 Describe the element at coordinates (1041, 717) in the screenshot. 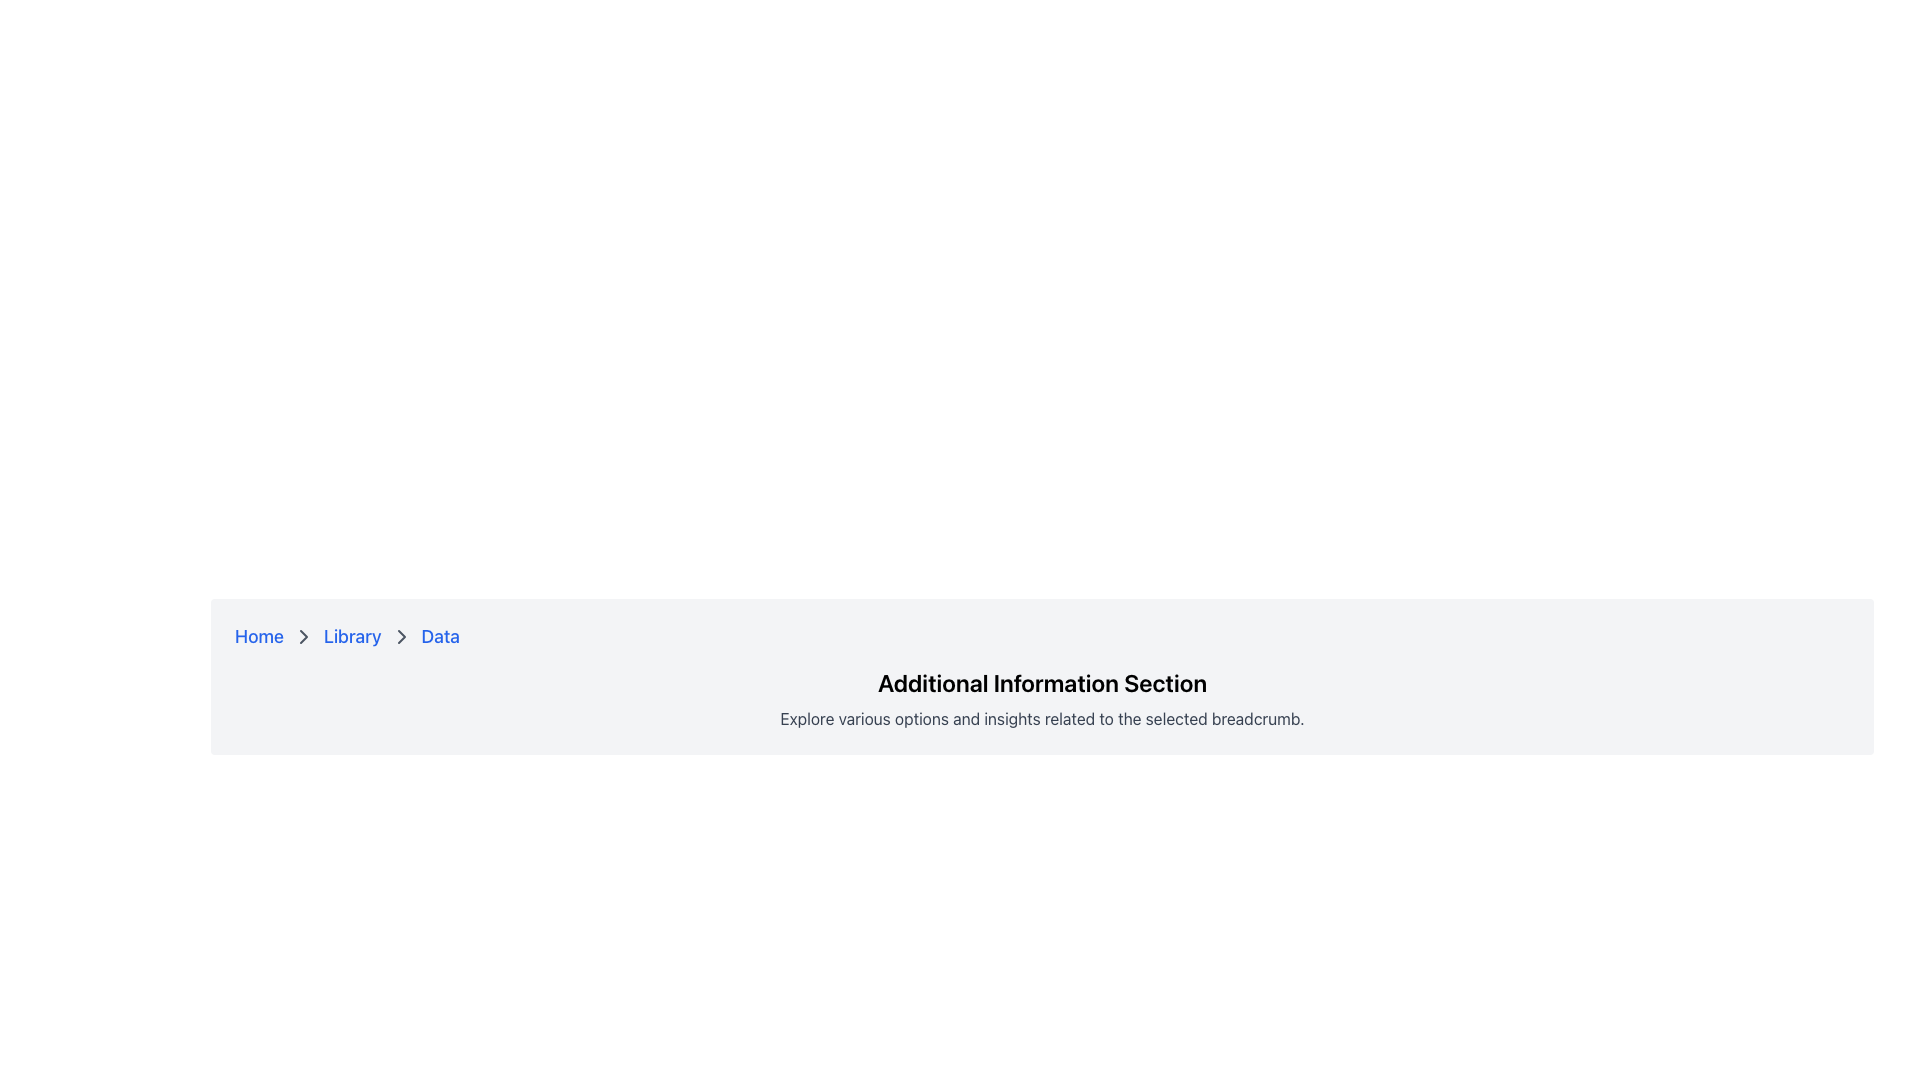

I see `the text block that contains the content 'Explore various options and insights related to the selected breadcrumb', which is styled in a smaller, gray font and is located just below the heading 'Additional Information Section'` at that location.